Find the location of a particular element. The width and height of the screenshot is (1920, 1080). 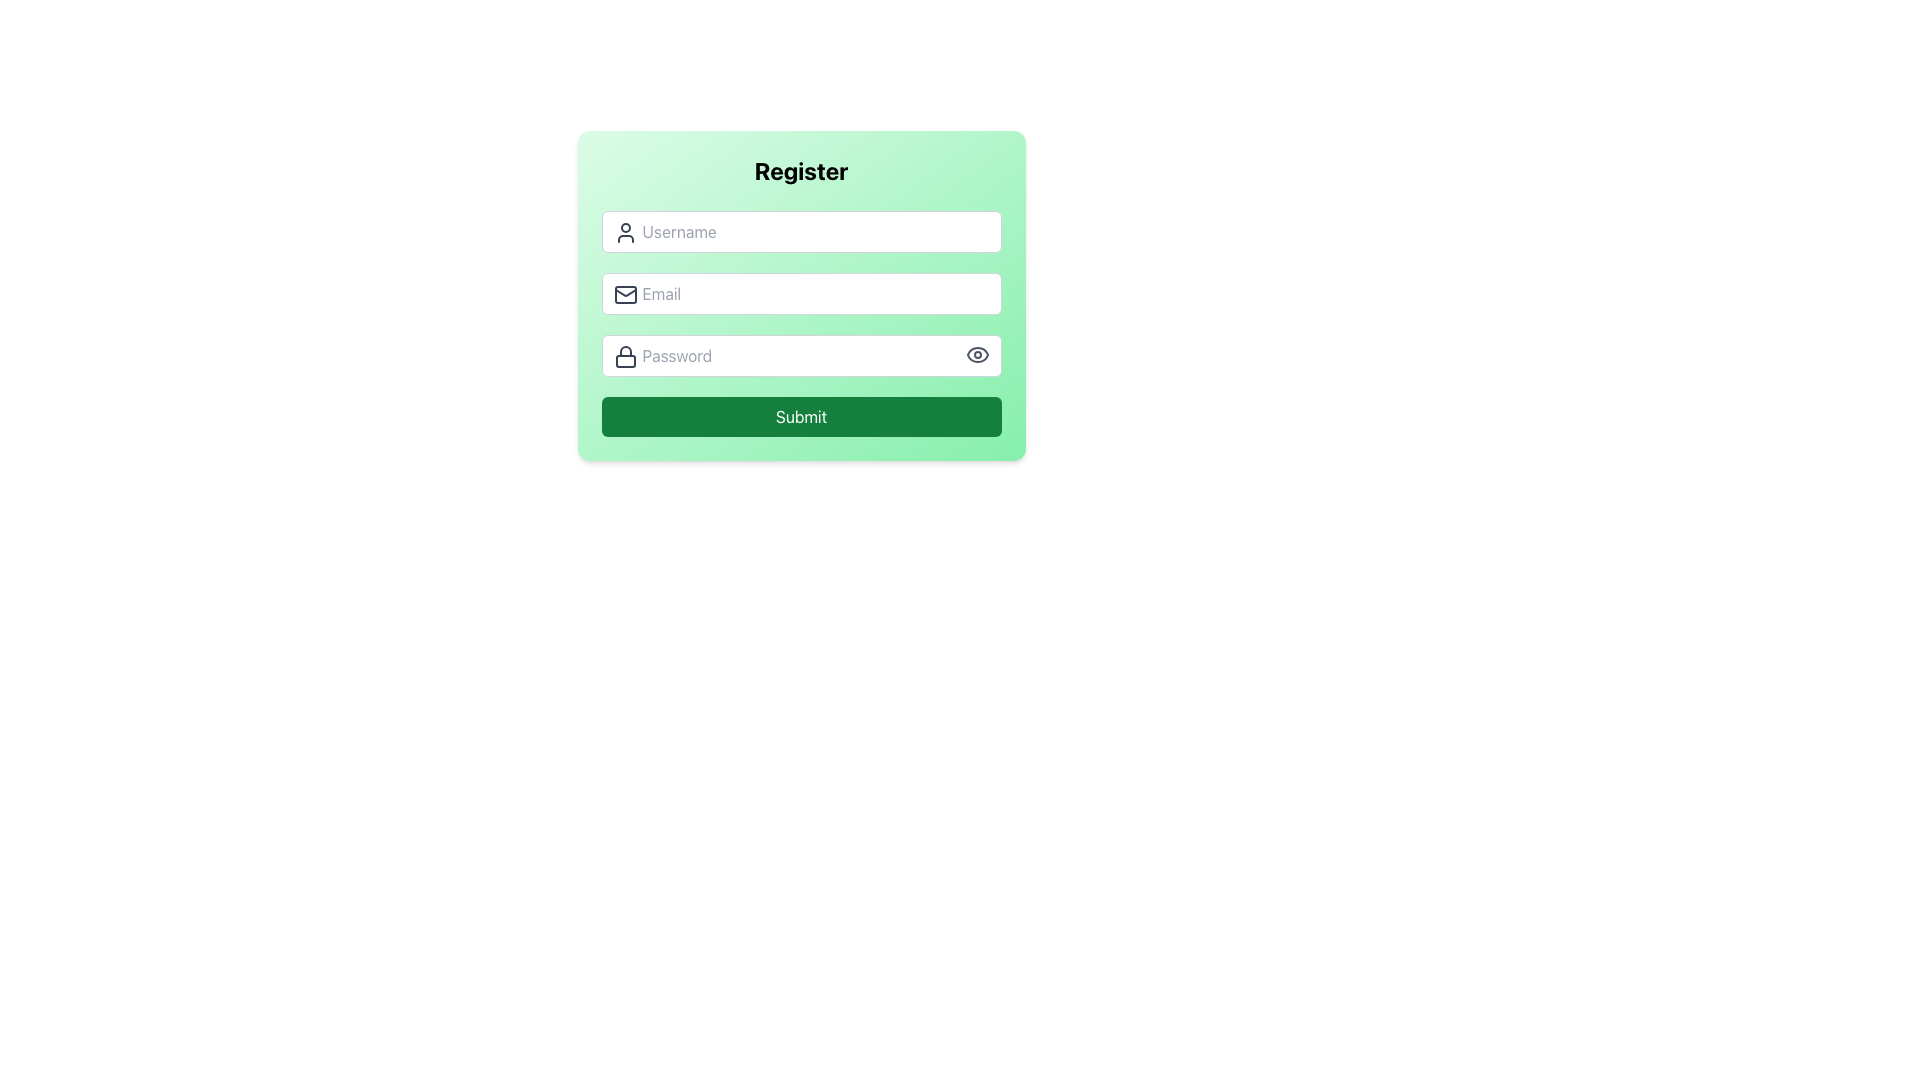

the small user icon, which is a minimalistic outline of a human figure, positioned to the left of the 'Username' text input field in the registration form is located at coordinates (624, 231).